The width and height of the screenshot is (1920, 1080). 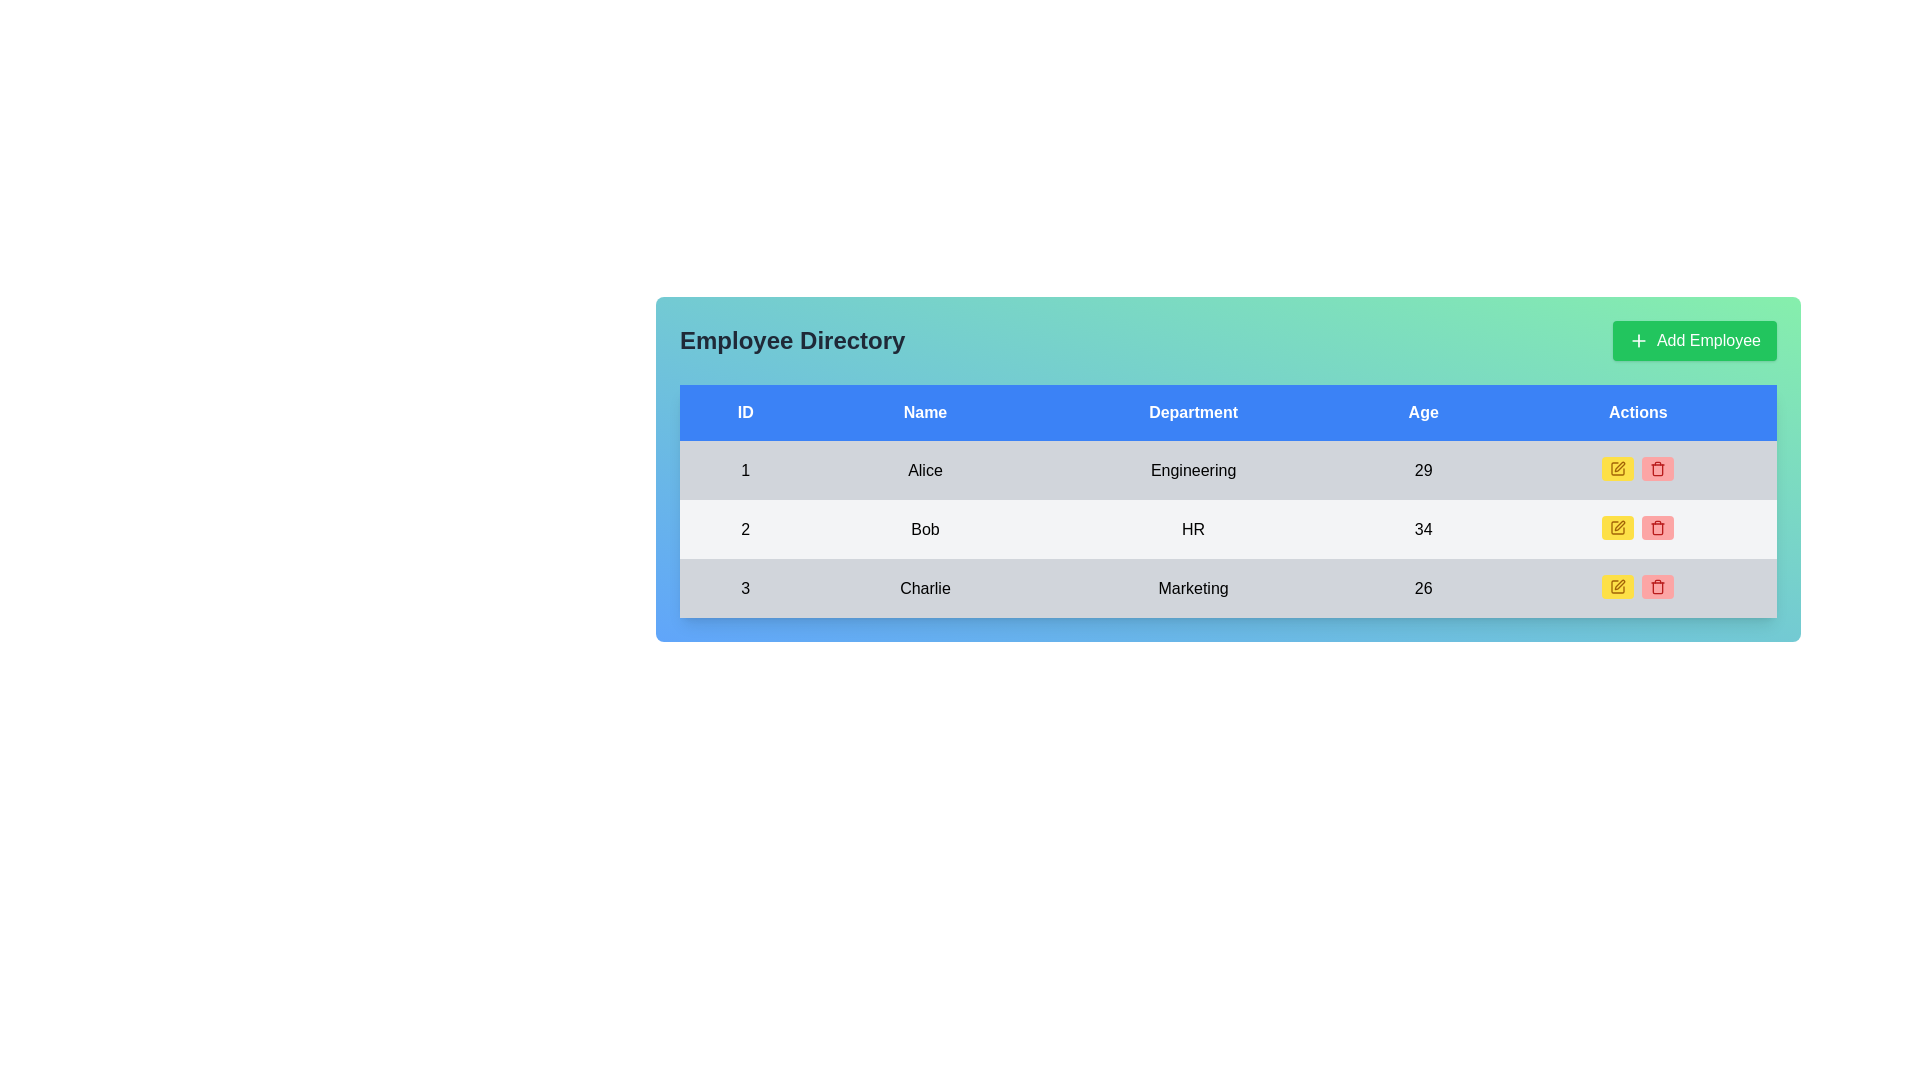 I want to click on the yellow square icon button with a pen figure in the 'Actions' column of the second row for employee 'Bob', so click(x=1618, y=469).